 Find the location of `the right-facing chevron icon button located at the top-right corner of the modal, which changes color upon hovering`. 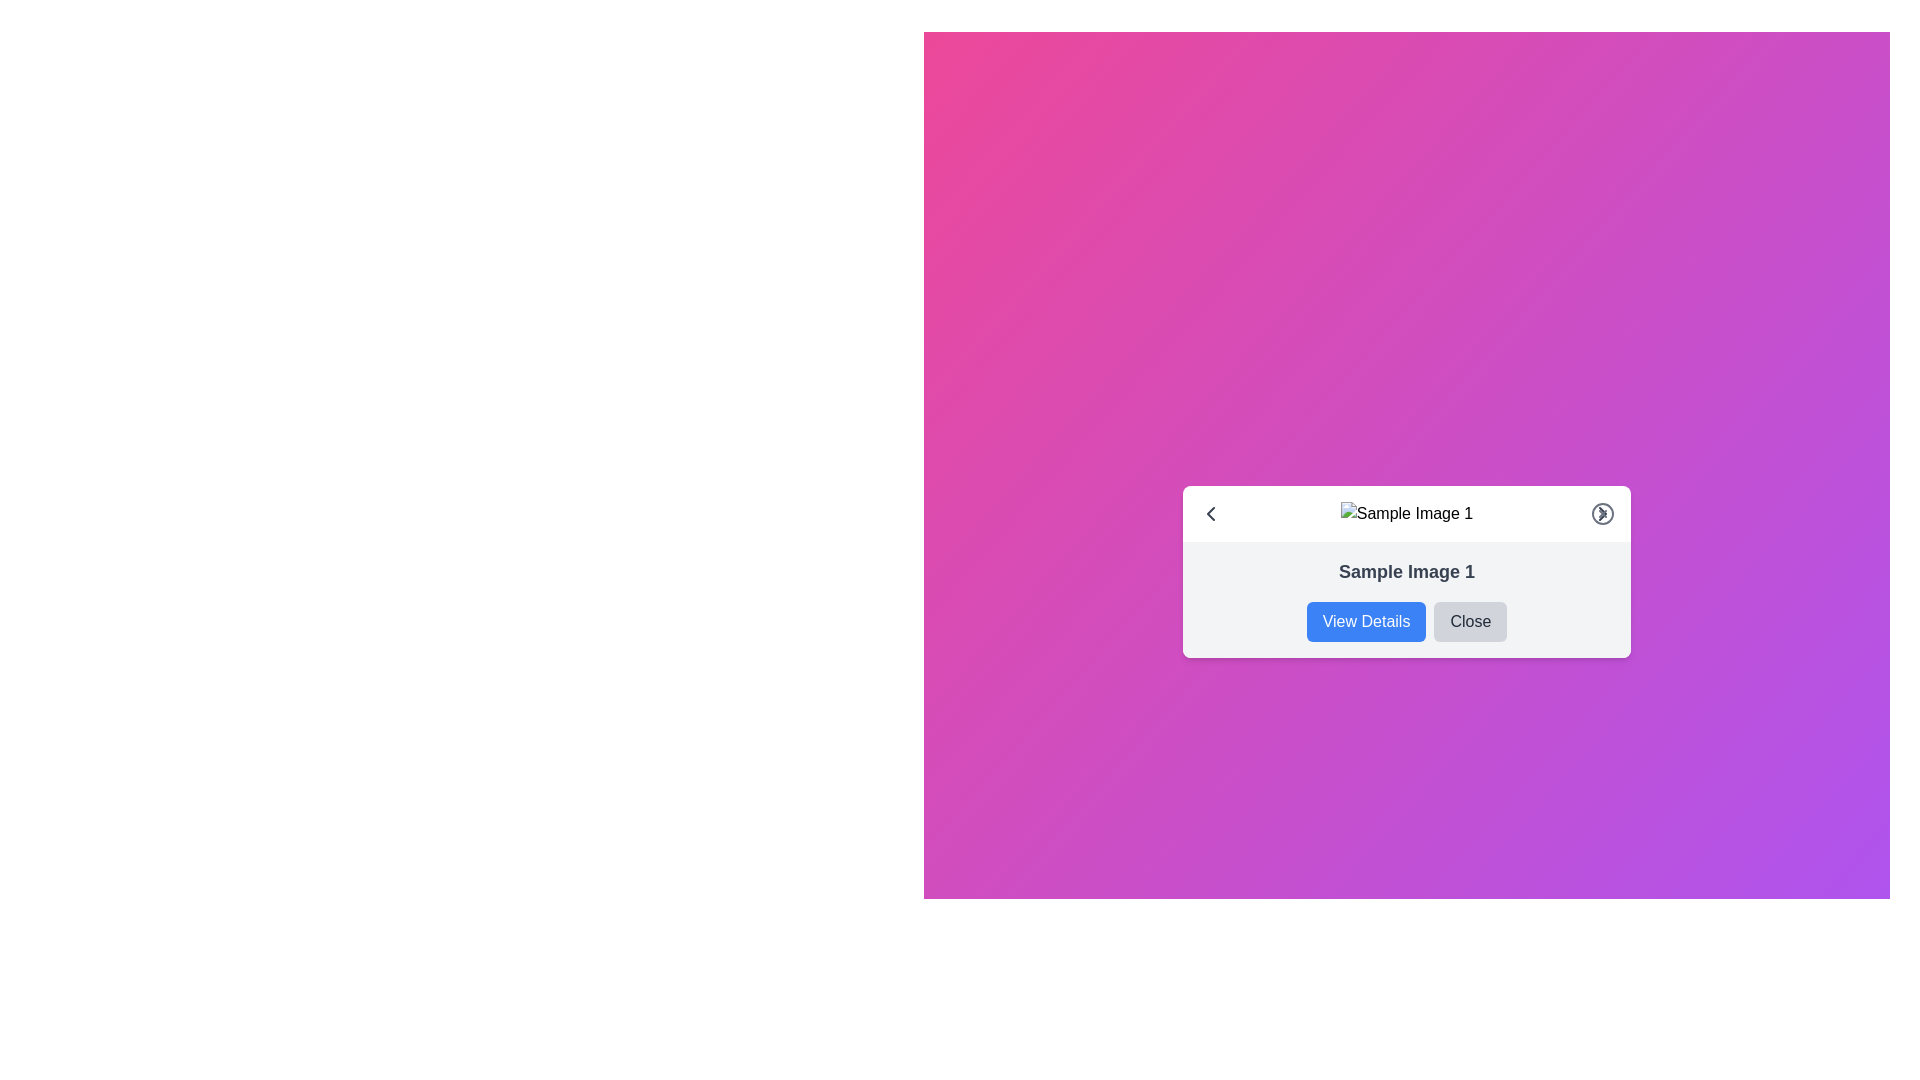

the right-facing chevron icon button located at the top-right corner of the modal, which changes color upon hovering is located at coordinates (1603, 512).